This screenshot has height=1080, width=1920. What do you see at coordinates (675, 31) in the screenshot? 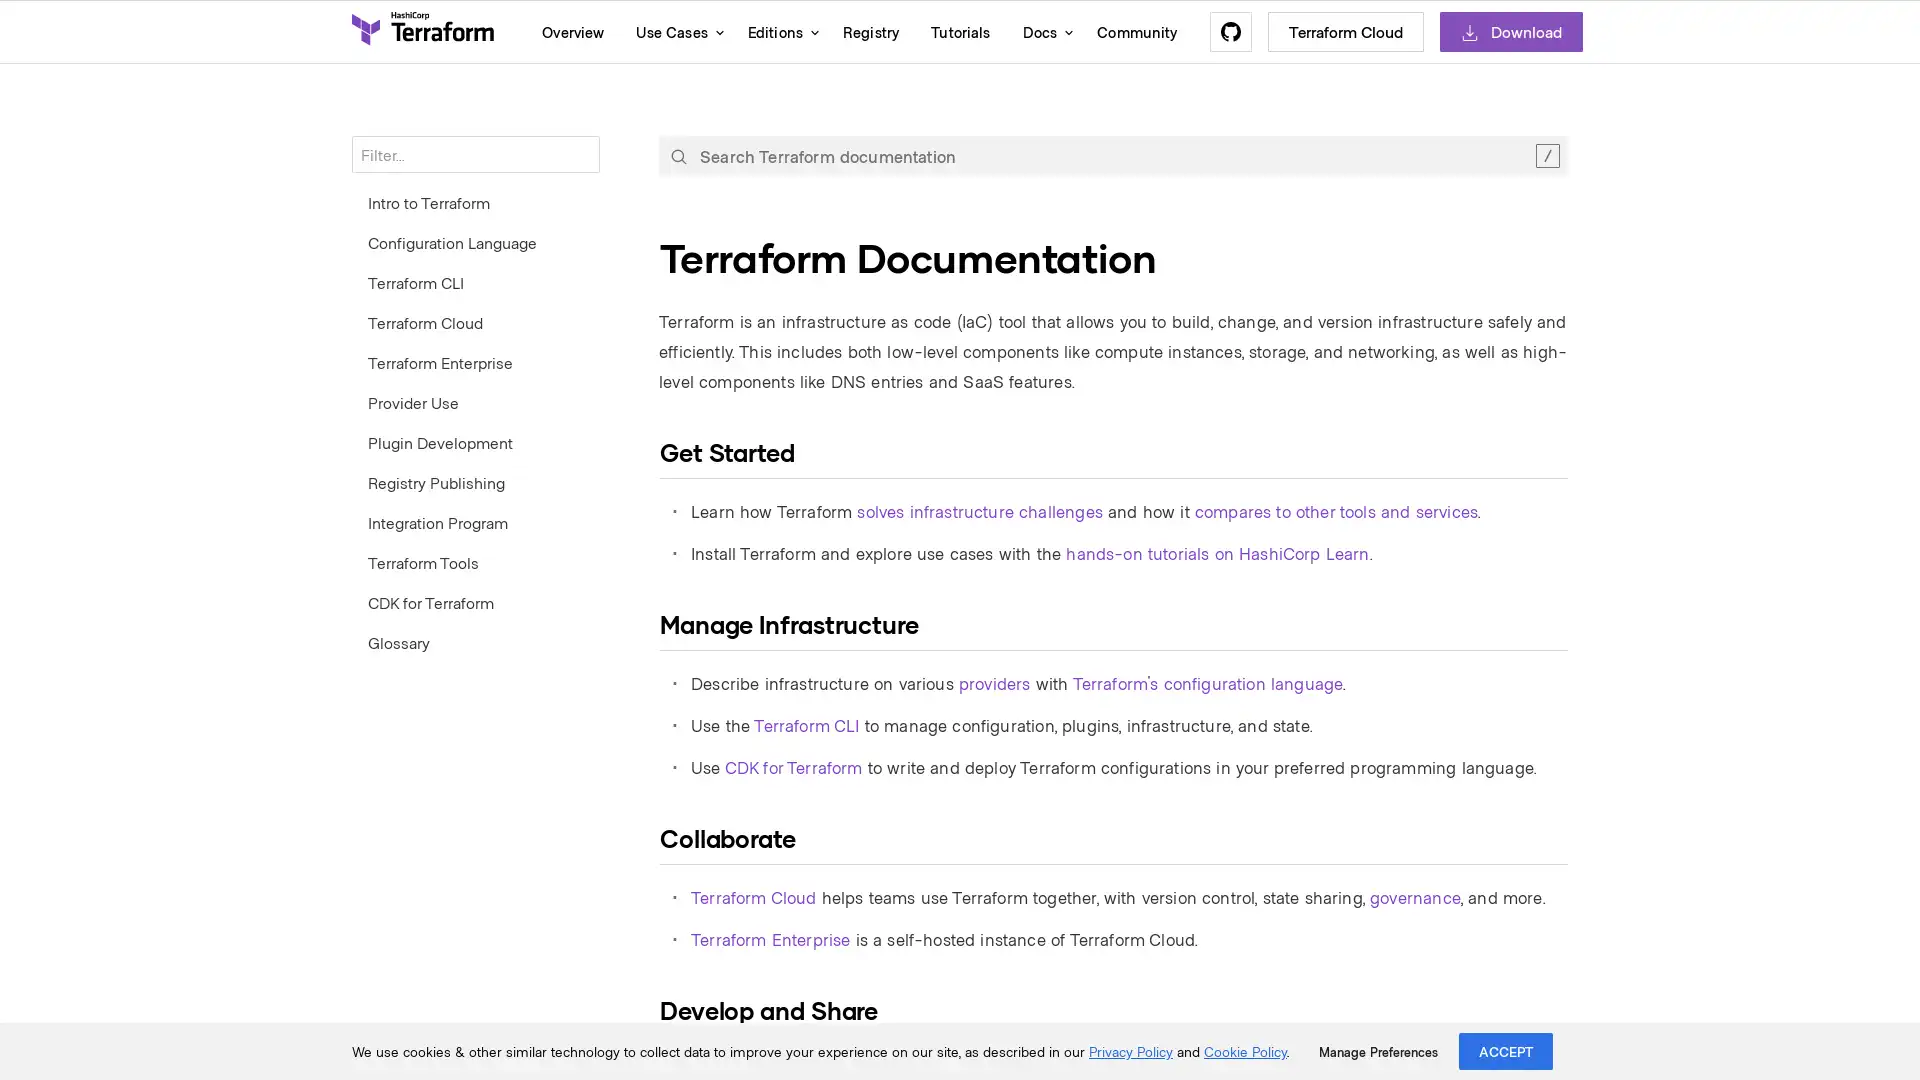
I see `Use Cases` at bounding box center [675, 31].